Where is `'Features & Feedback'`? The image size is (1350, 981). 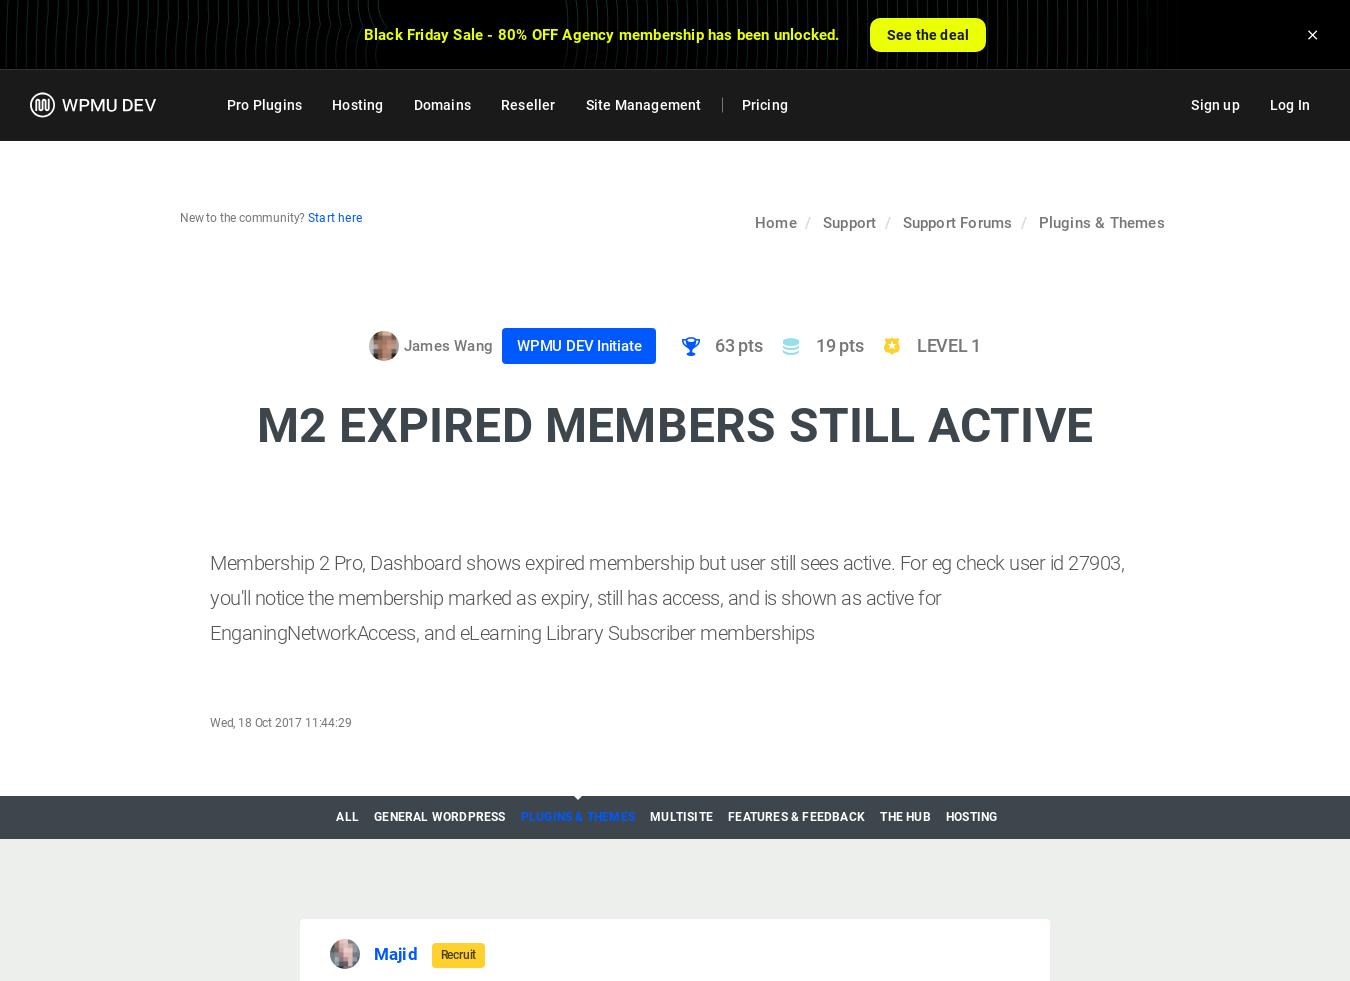 'Features & Feedback' is located at coordinates (796, 815).